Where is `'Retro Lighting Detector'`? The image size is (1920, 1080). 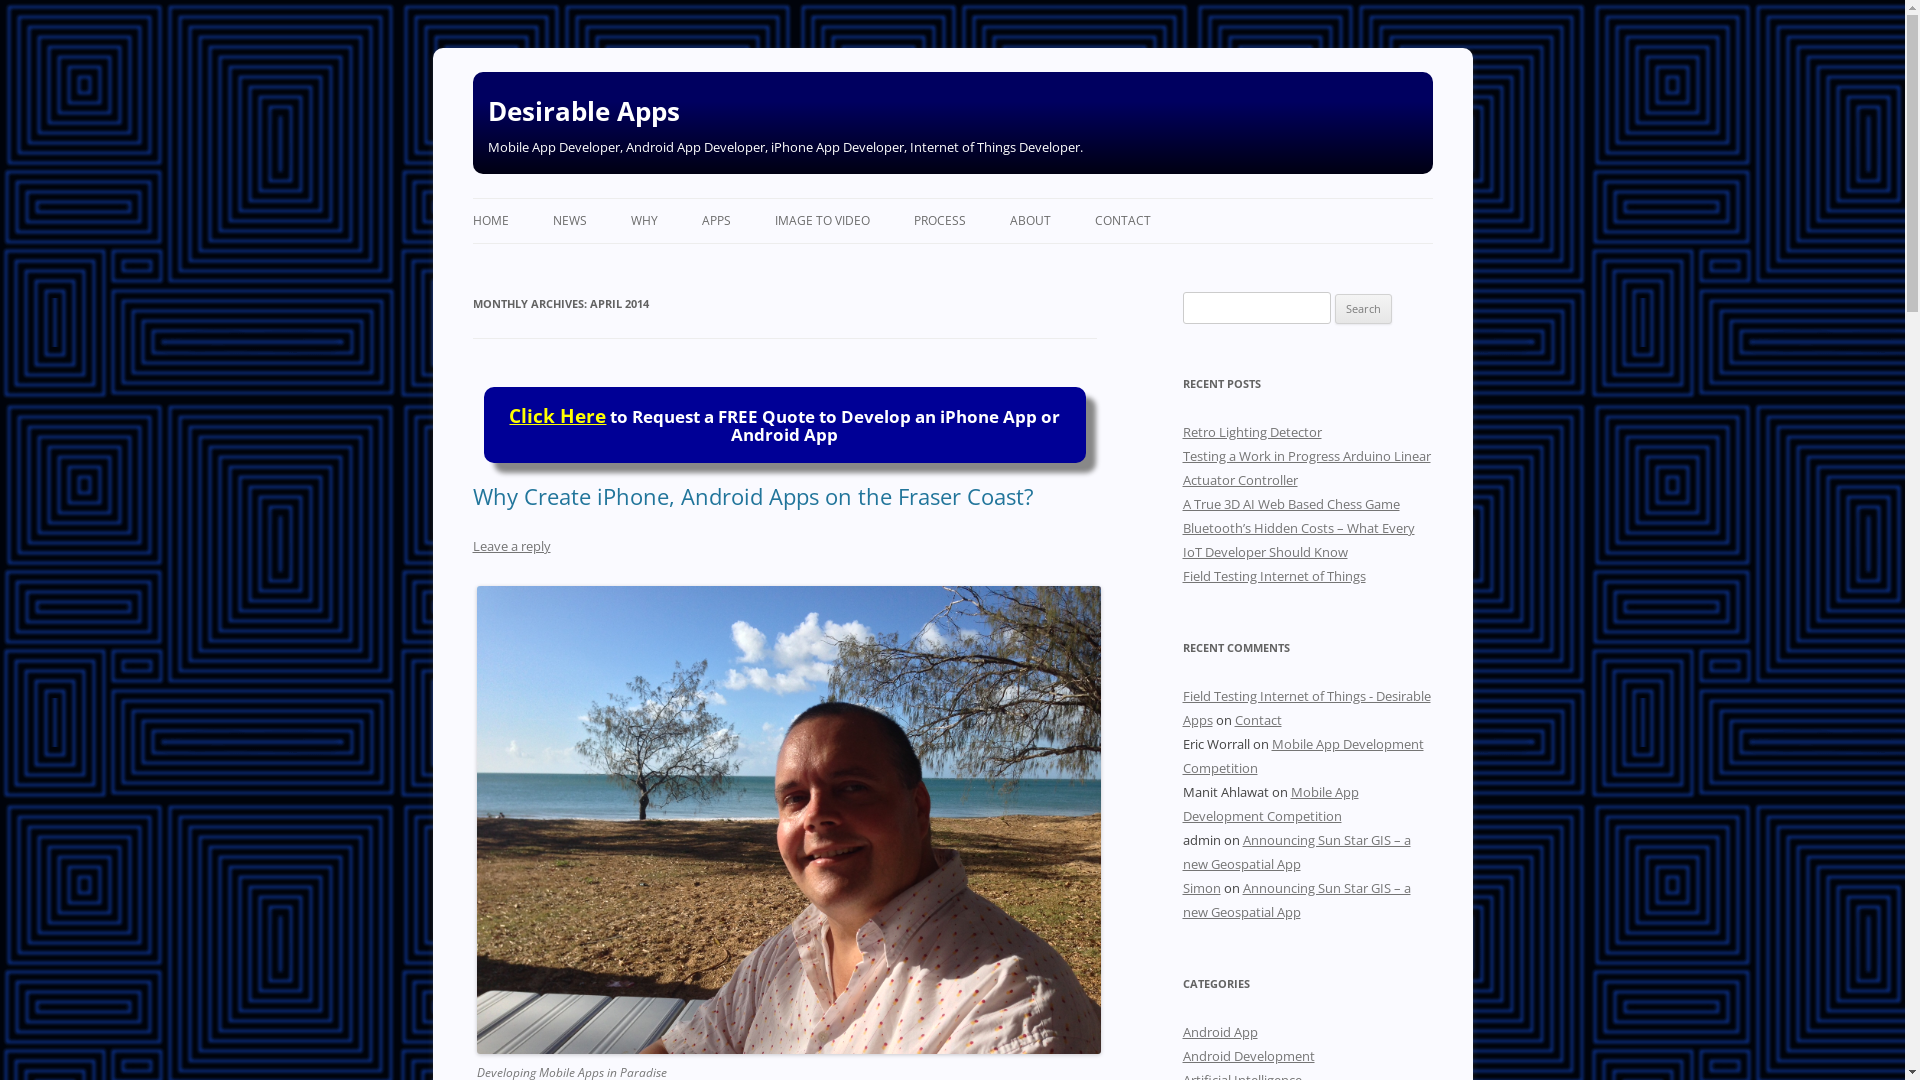
'Retro Lighting Detector' is located at coordinates (1250, 431).